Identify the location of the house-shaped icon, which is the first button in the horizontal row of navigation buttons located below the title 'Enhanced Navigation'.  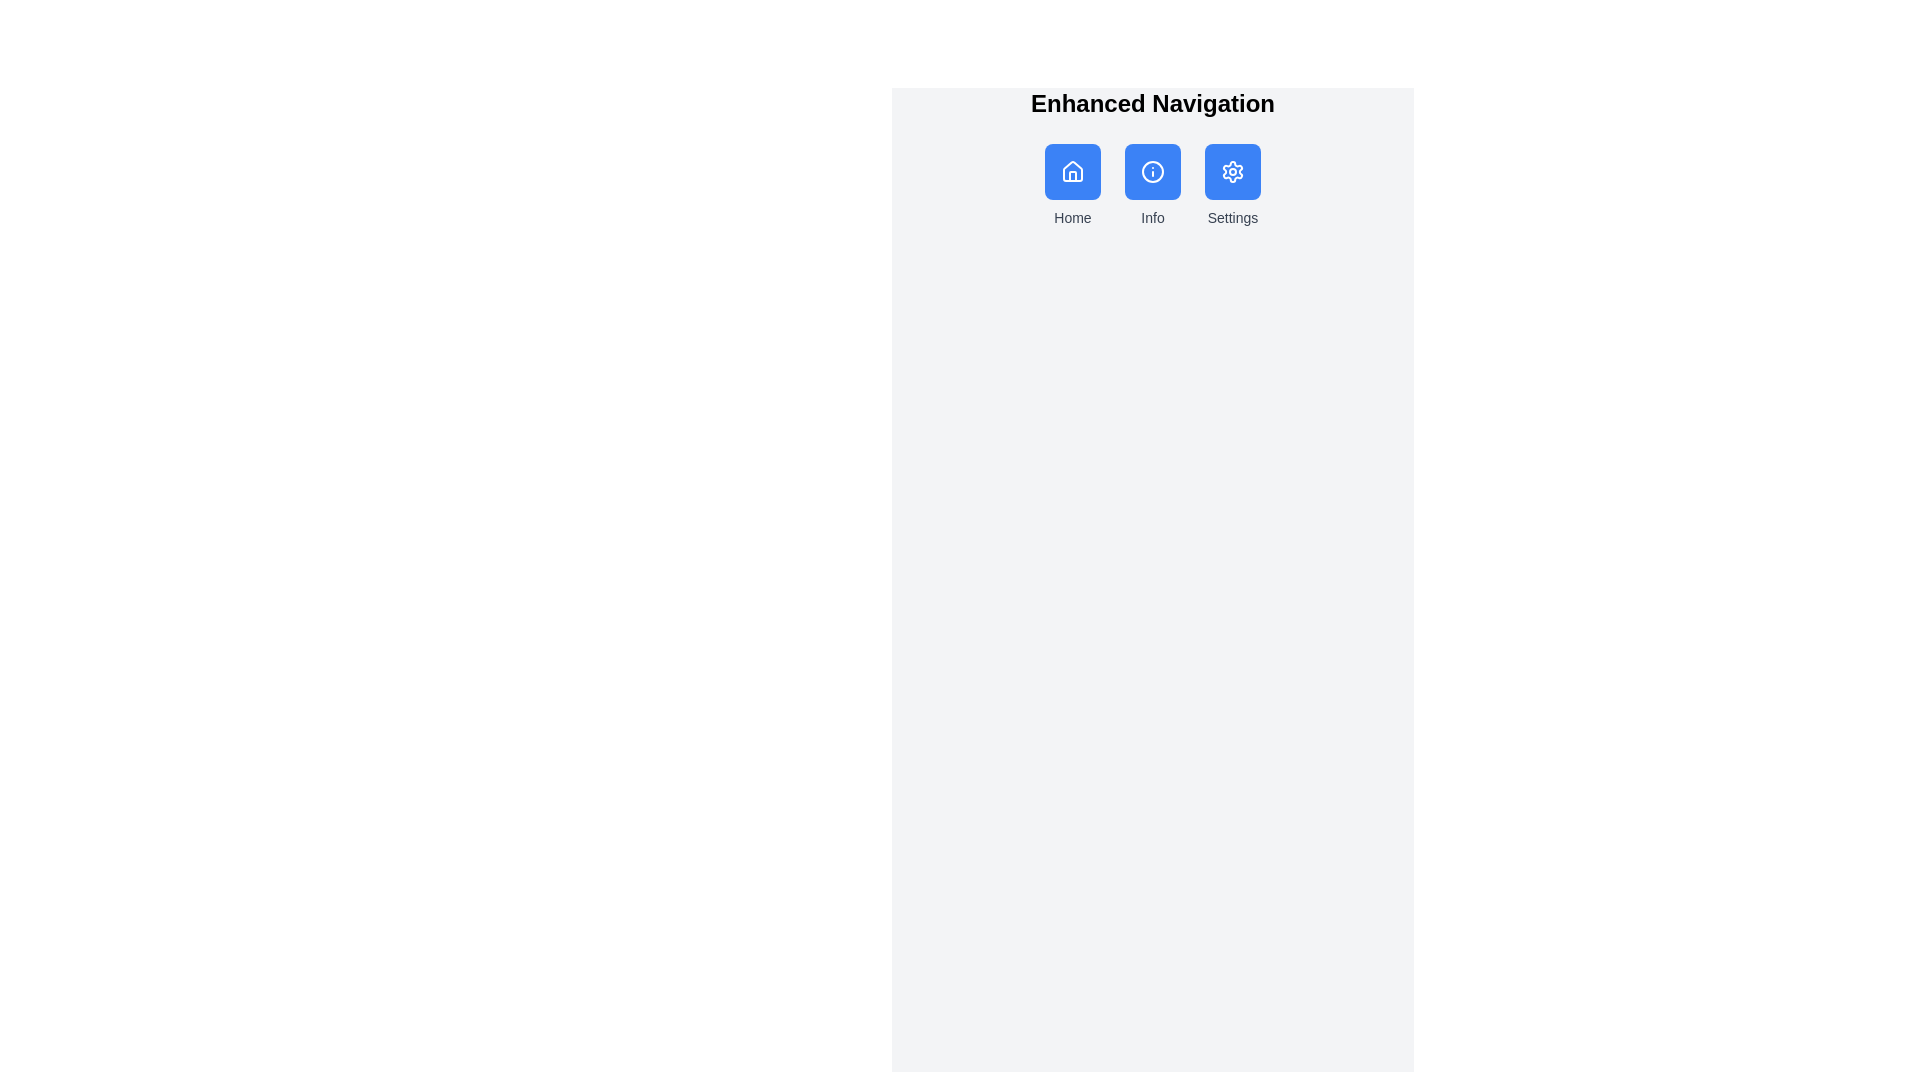
(1072, 171).